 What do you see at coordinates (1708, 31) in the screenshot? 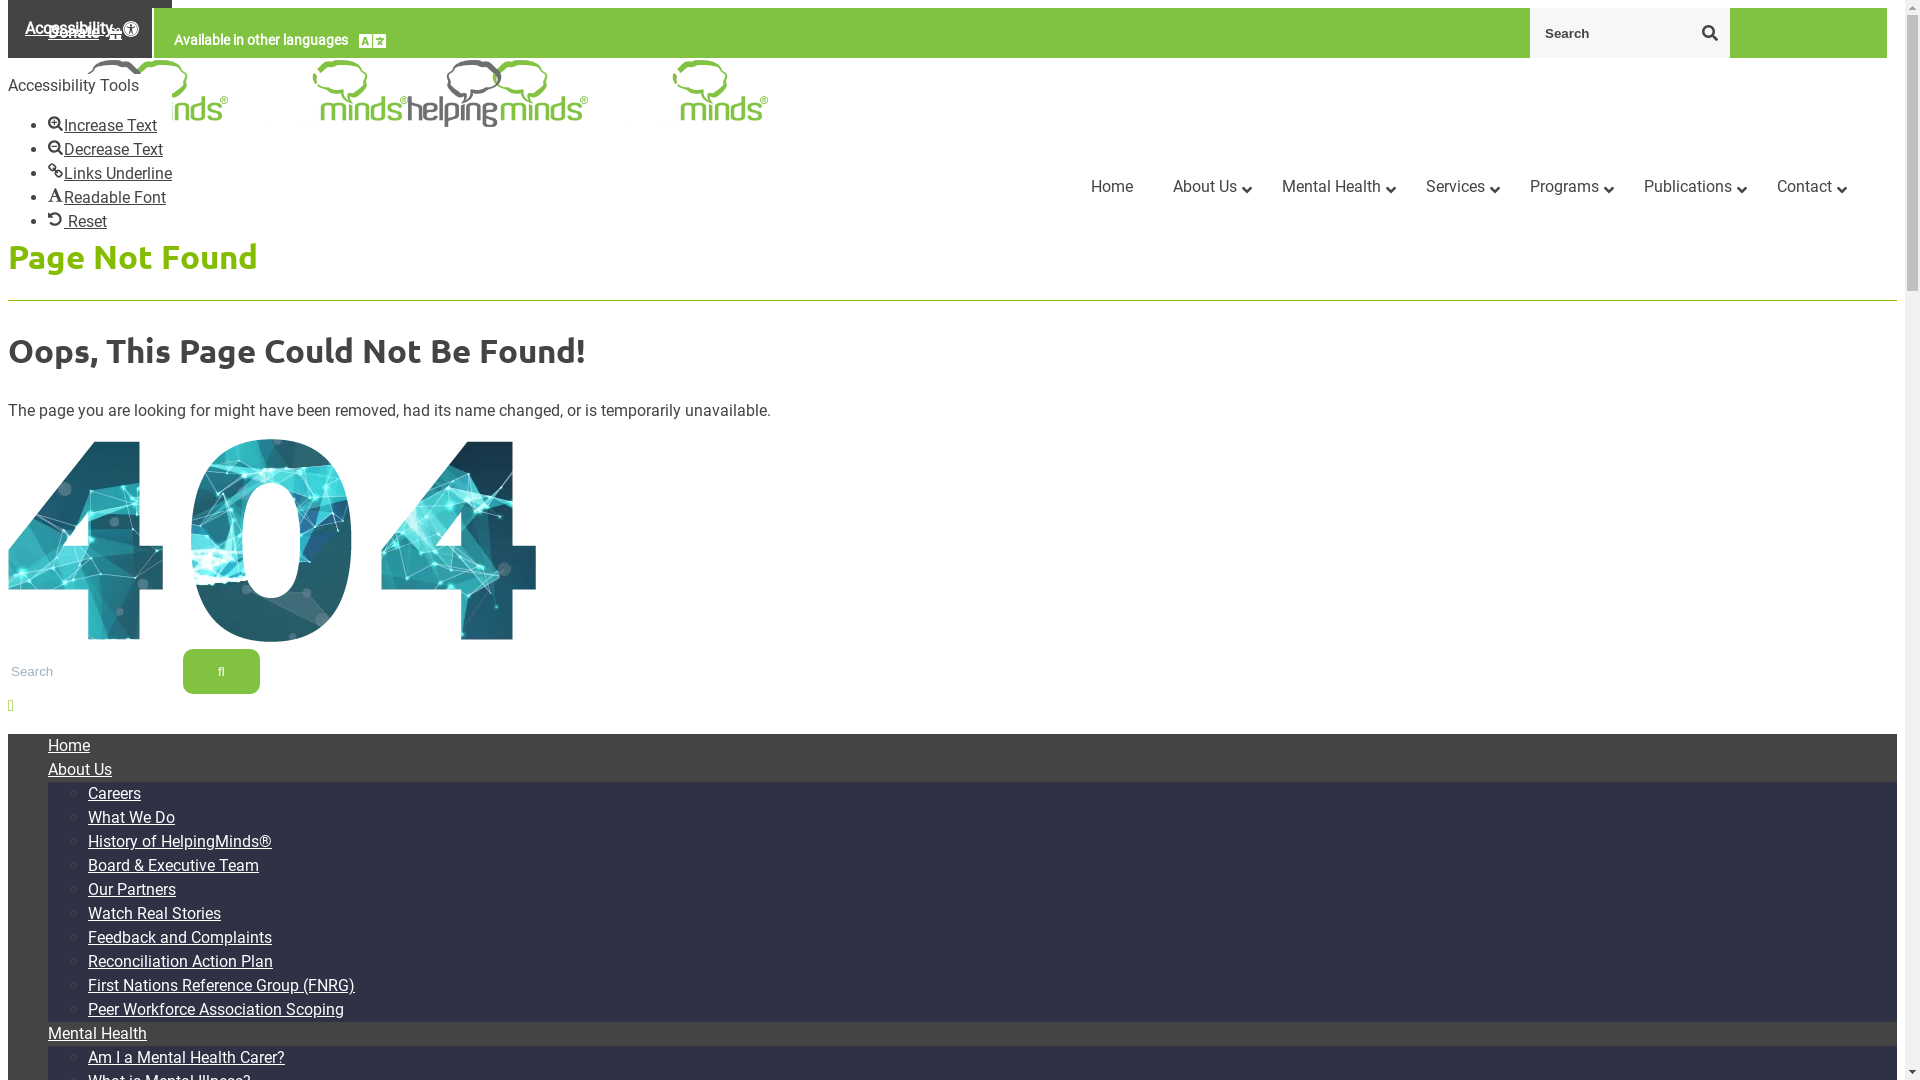
I see `'Search'` at bounding box center [1708, 31].